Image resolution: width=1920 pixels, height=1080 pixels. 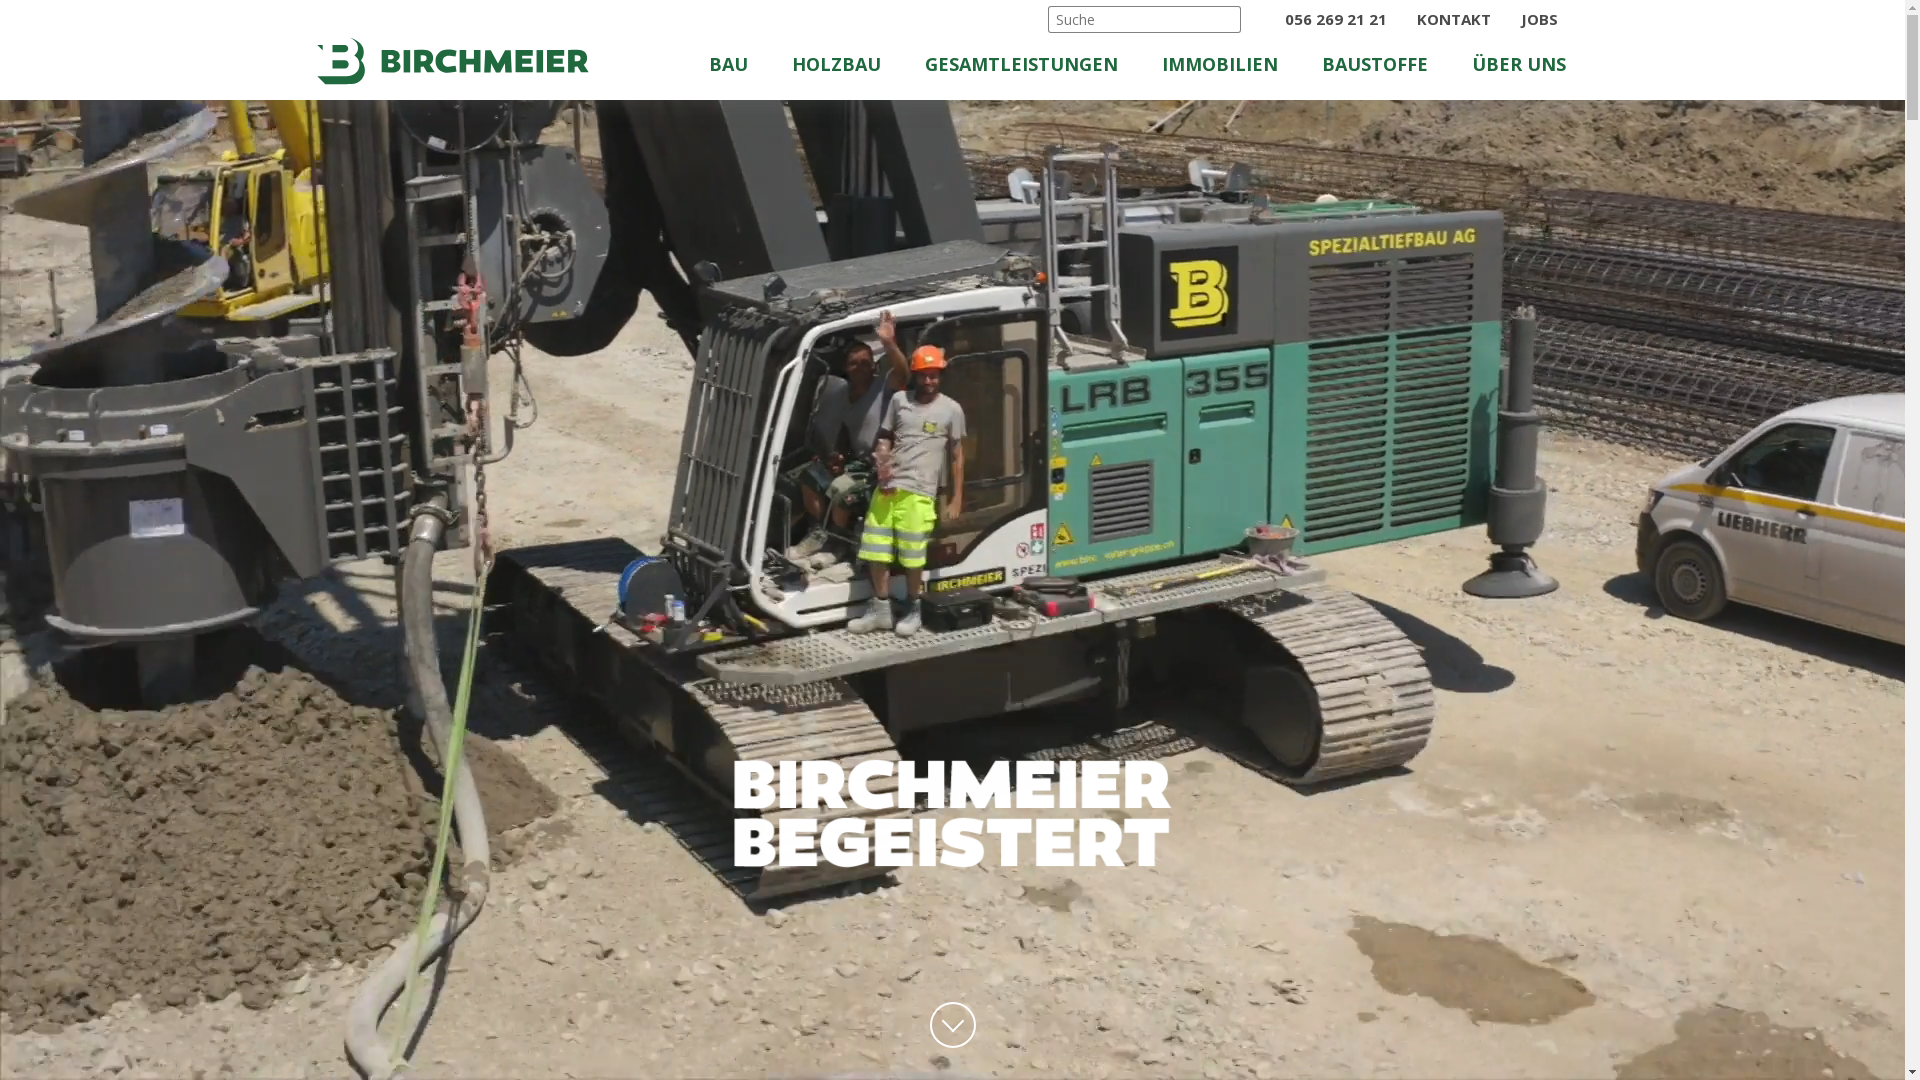 What do you see at coordinates (1332, 19) in the screenshot?
I see `'056 269 21 21'` at bounding box center [1332, 19].